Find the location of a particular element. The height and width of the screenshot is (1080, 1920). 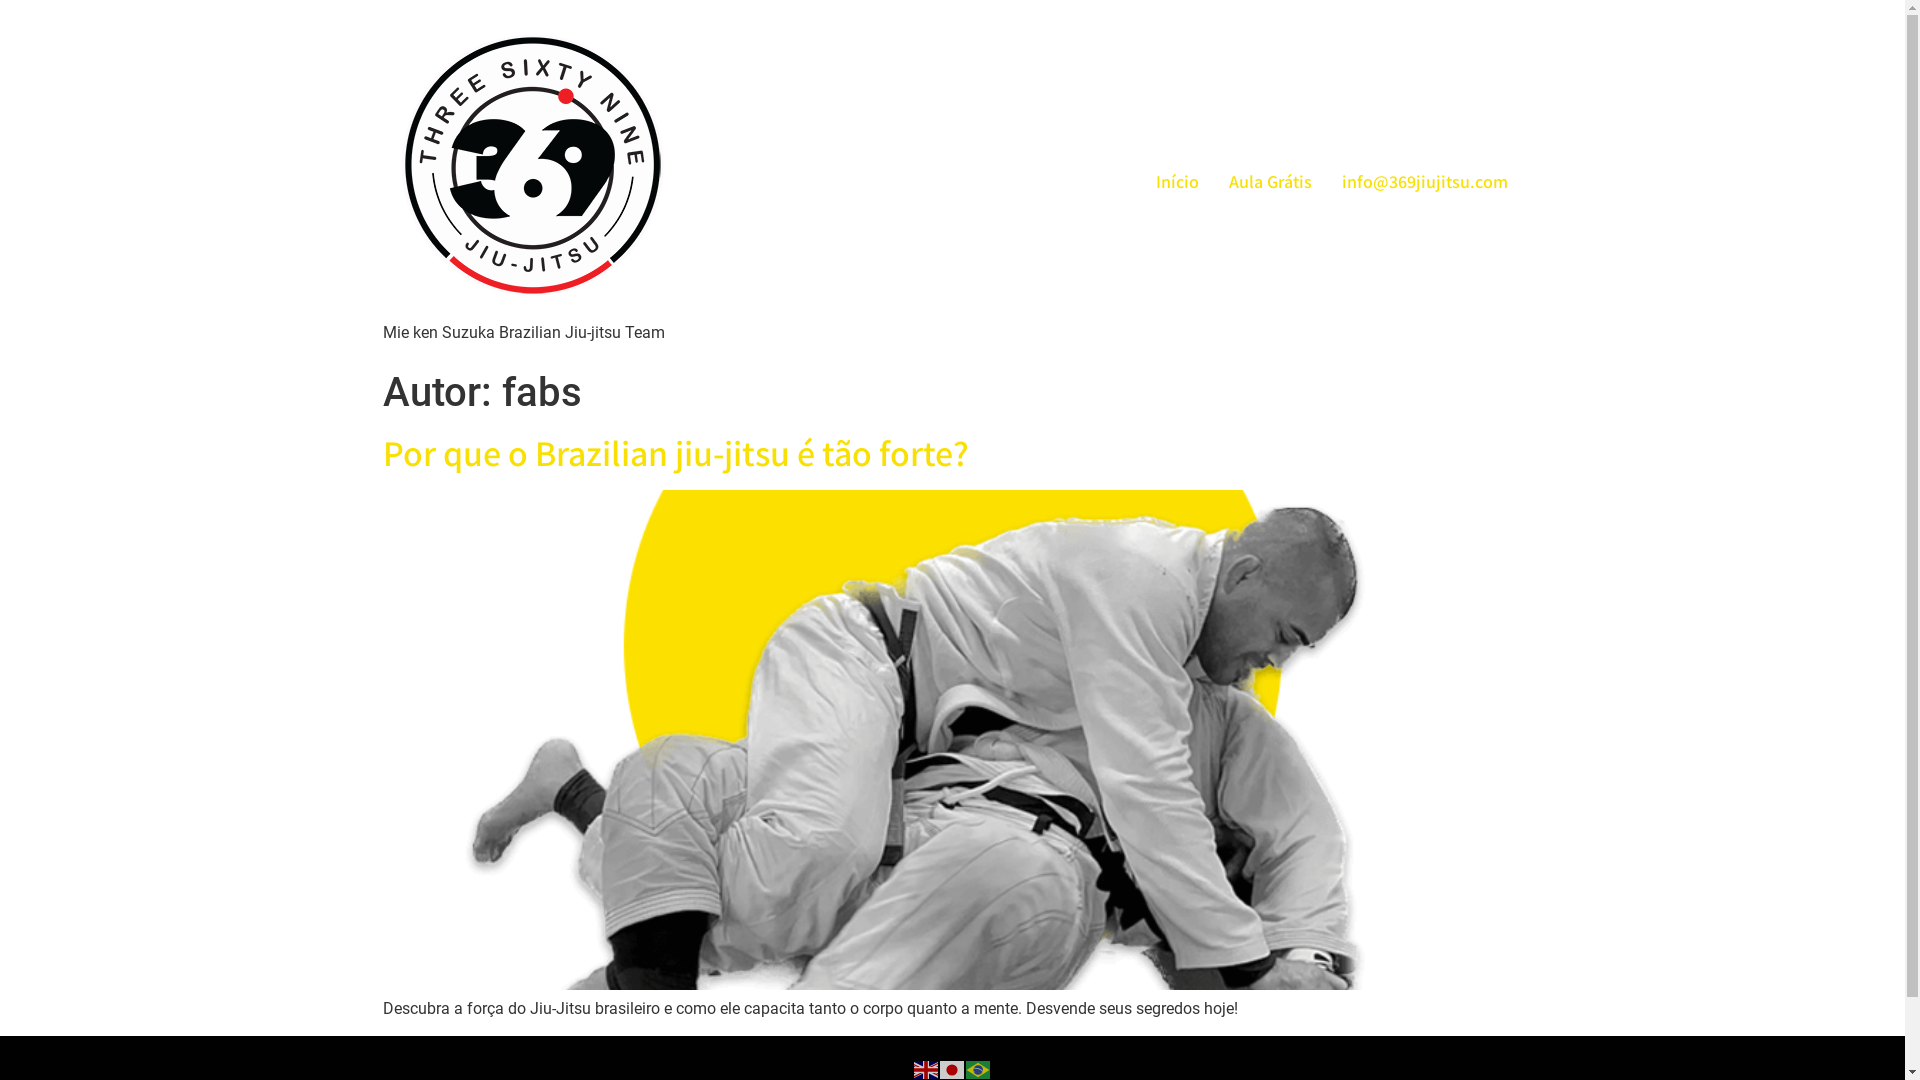

'info@369jiujitsu.com' is located at coordinates (1423, 180).